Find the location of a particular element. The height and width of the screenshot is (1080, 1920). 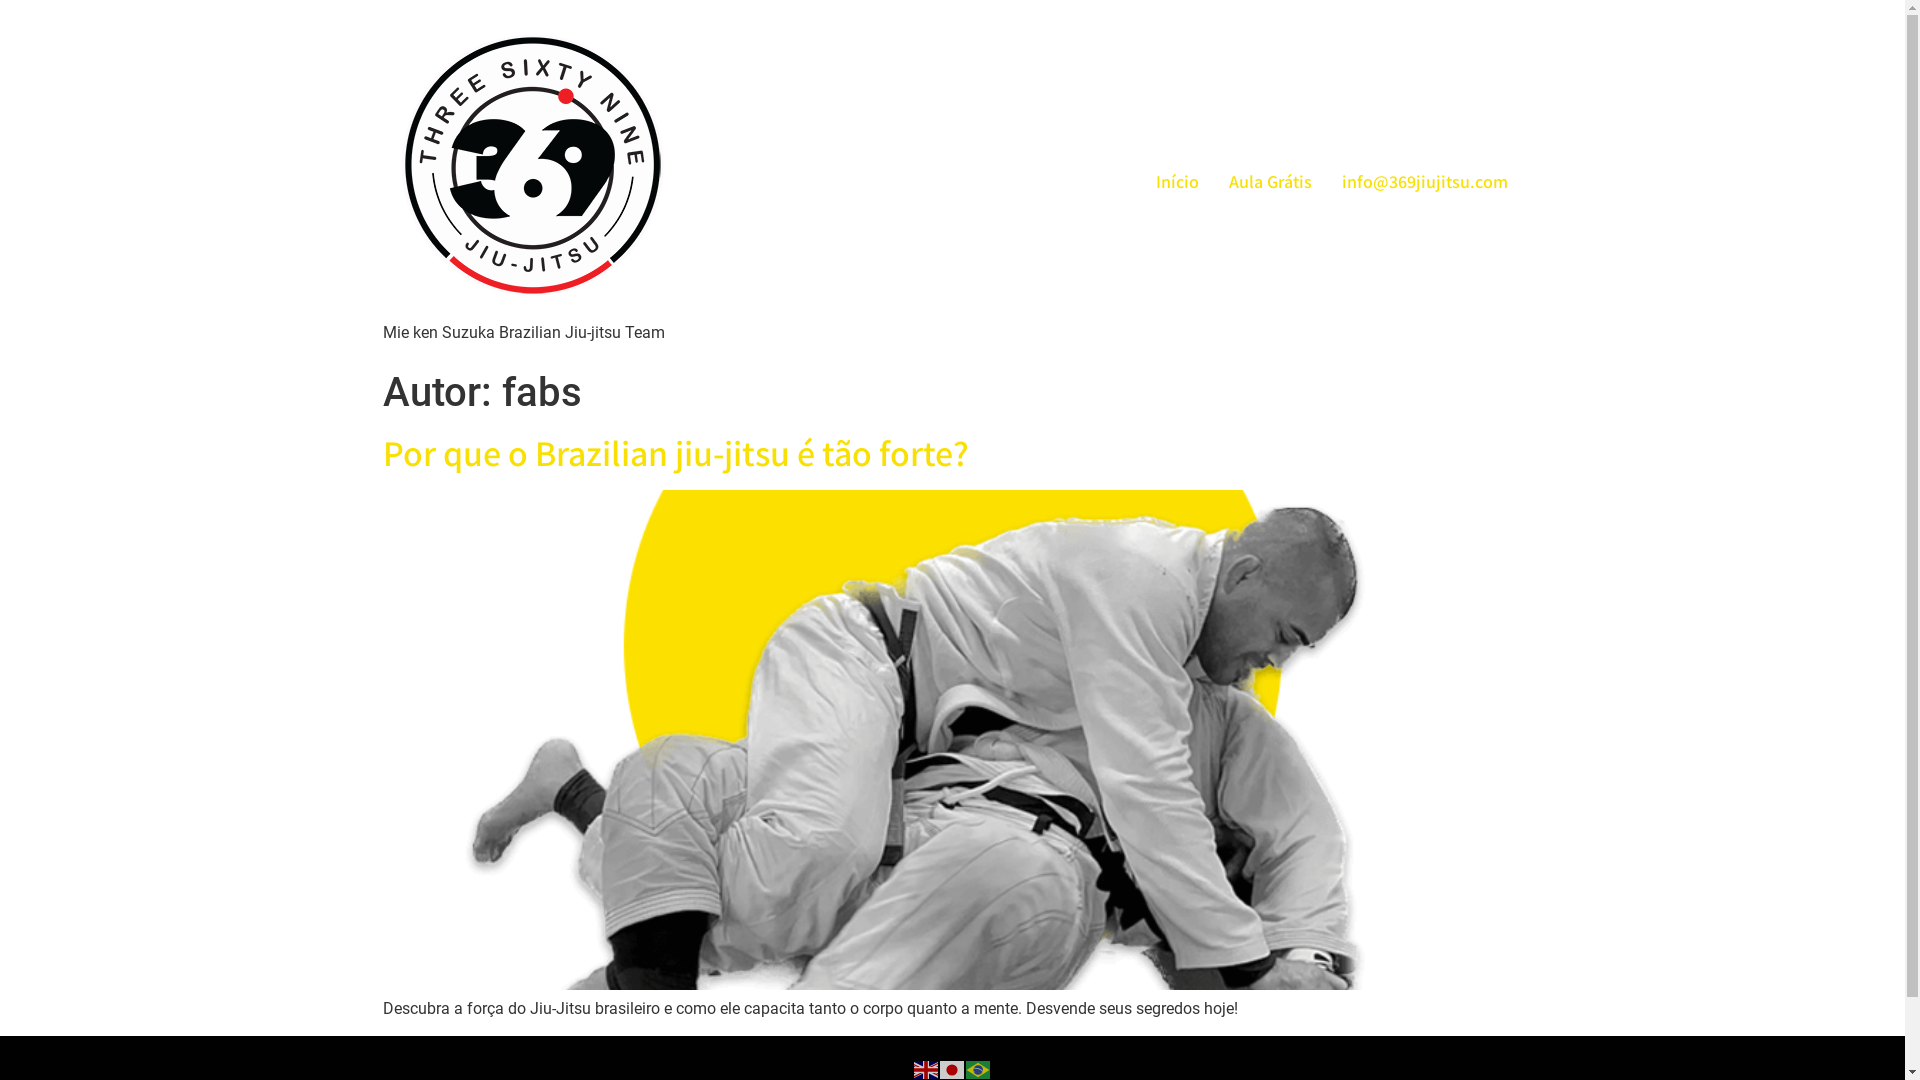

'info@369jiujitsu.com' is located at coordinates (1423, 180).